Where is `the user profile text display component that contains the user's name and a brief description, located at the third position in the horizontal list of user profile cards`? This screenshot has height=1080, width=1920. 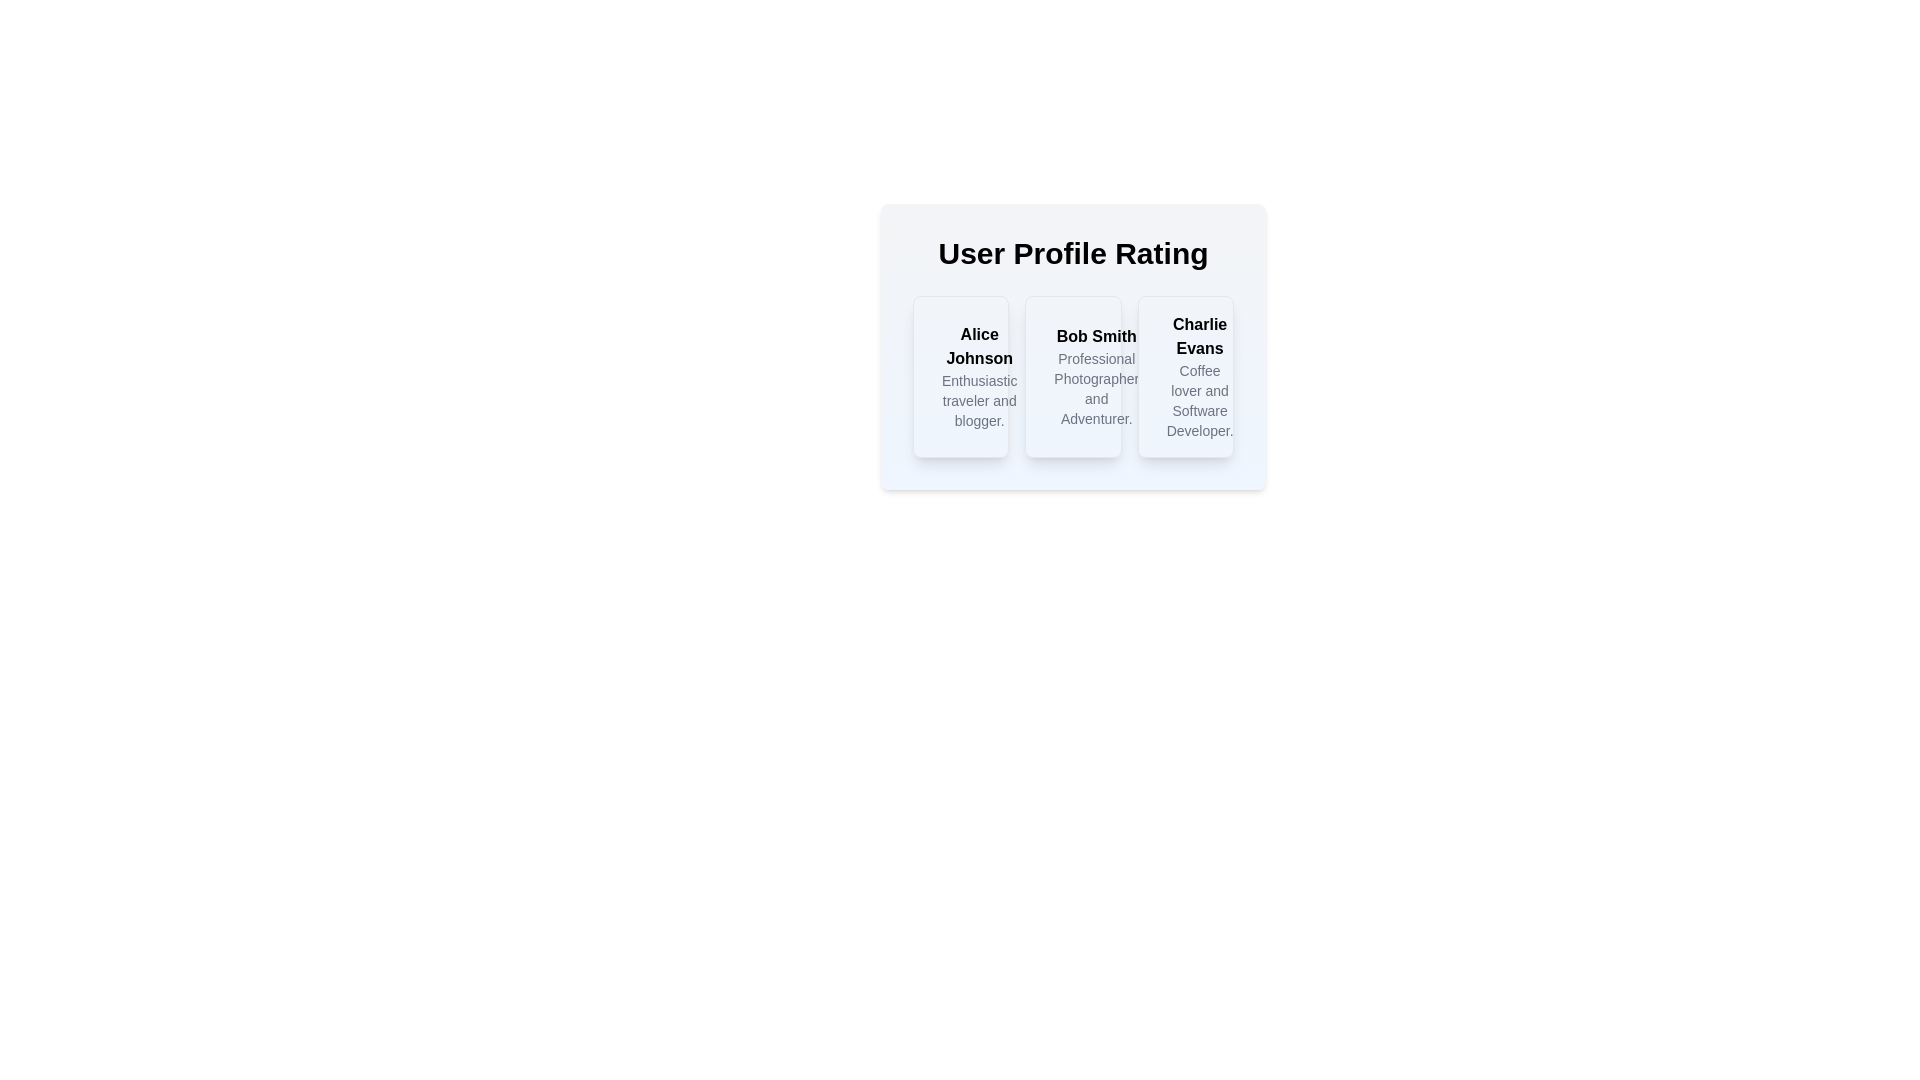
the user profile text display component that contains the user's name and a brief description, located at the third position in the horizontal list of user profile cards is located at coordinates (1200, 377).